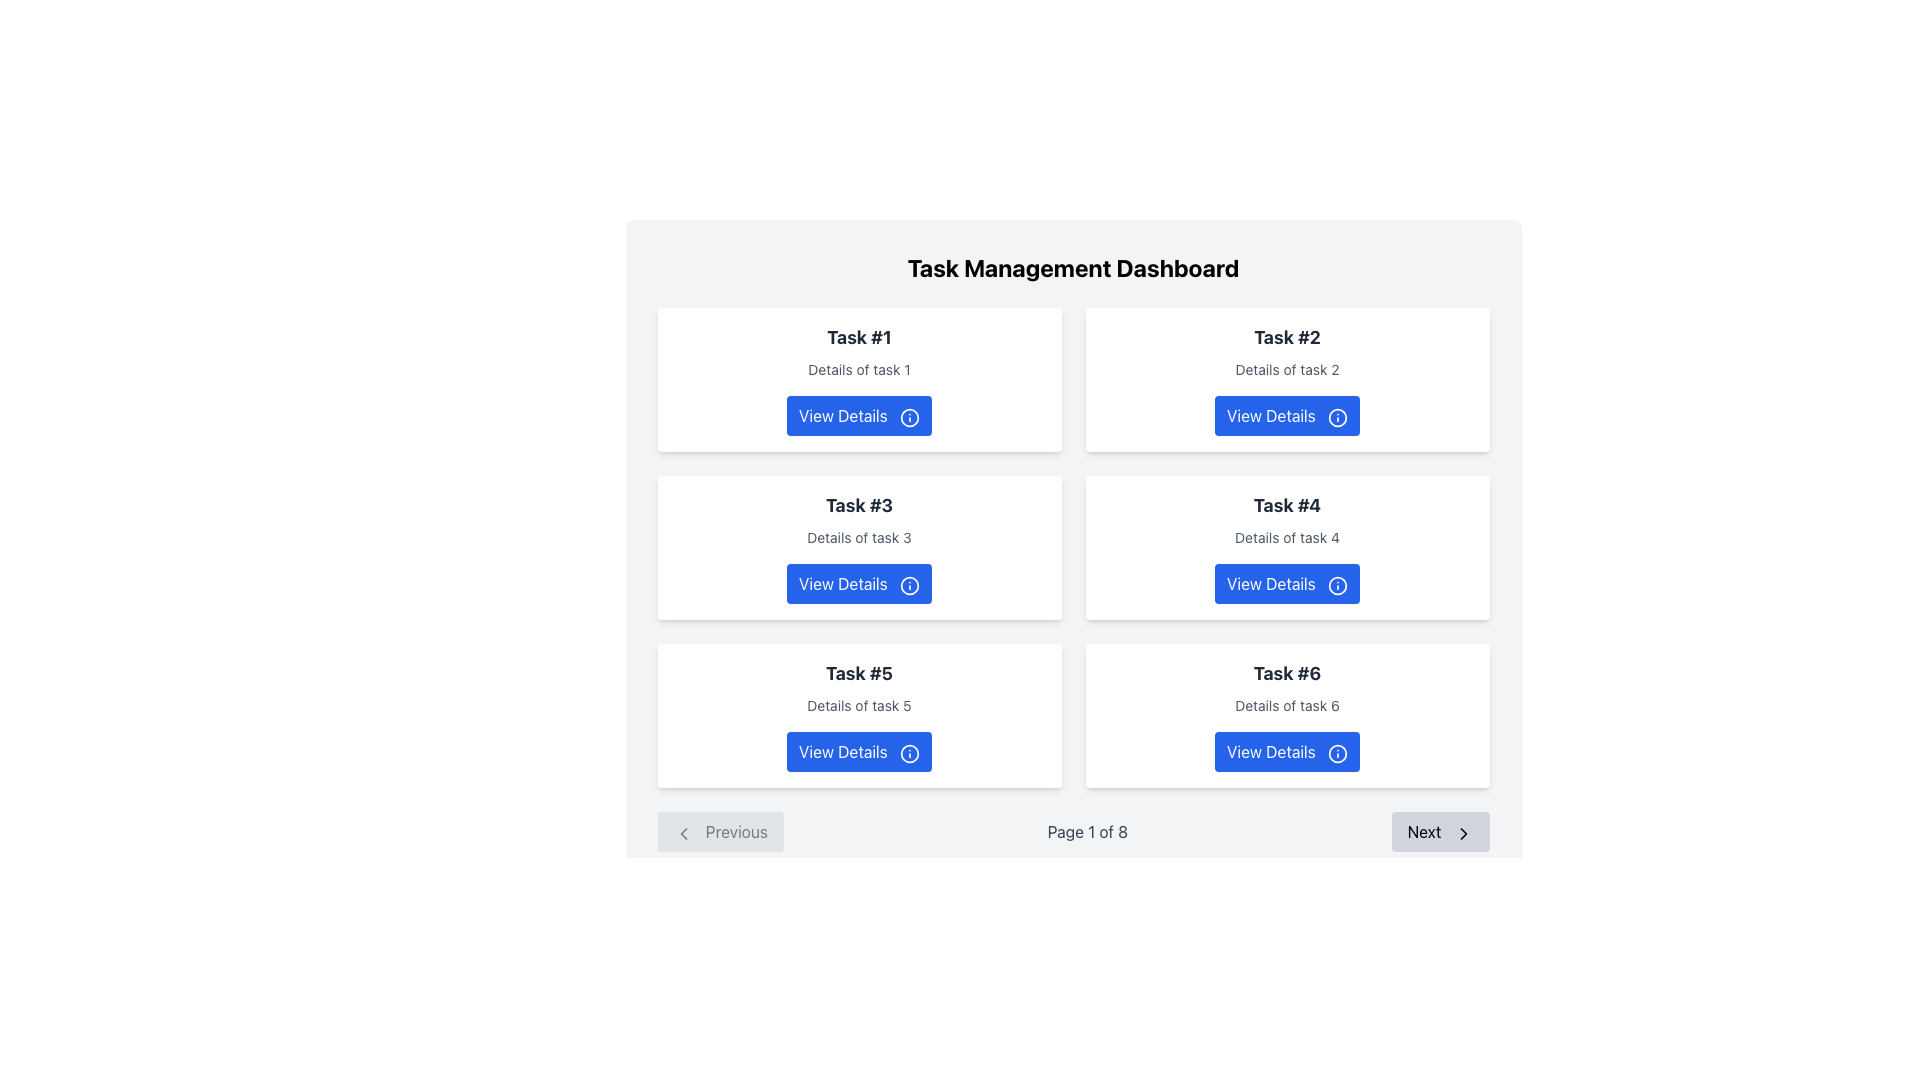  What do you see at coordinates (720, 832) in the screenshot?
I see `the 'Previous' button located at the bottom left corner of the interface` at bounding box center [720, 832].